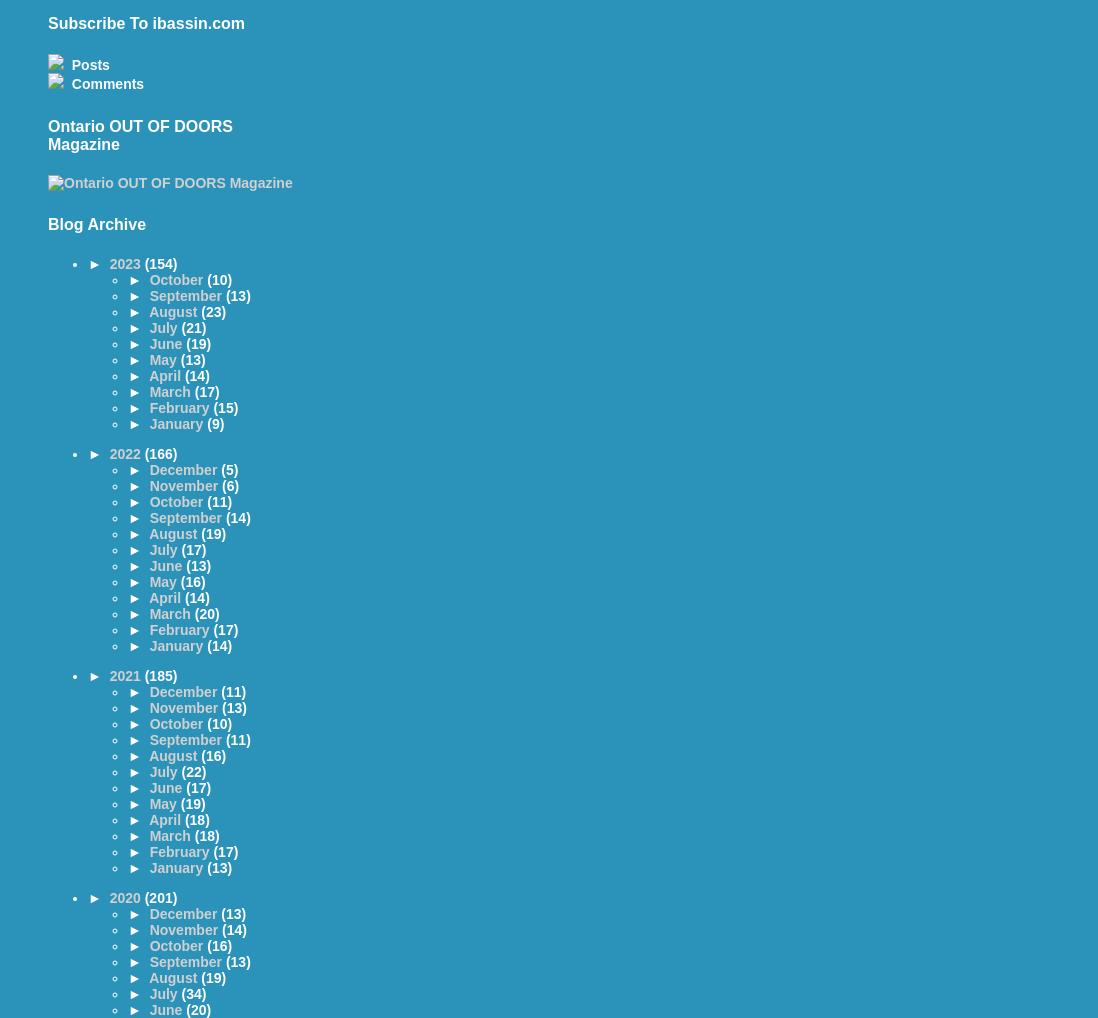  I want to click on '(5)', so click(228, 470).